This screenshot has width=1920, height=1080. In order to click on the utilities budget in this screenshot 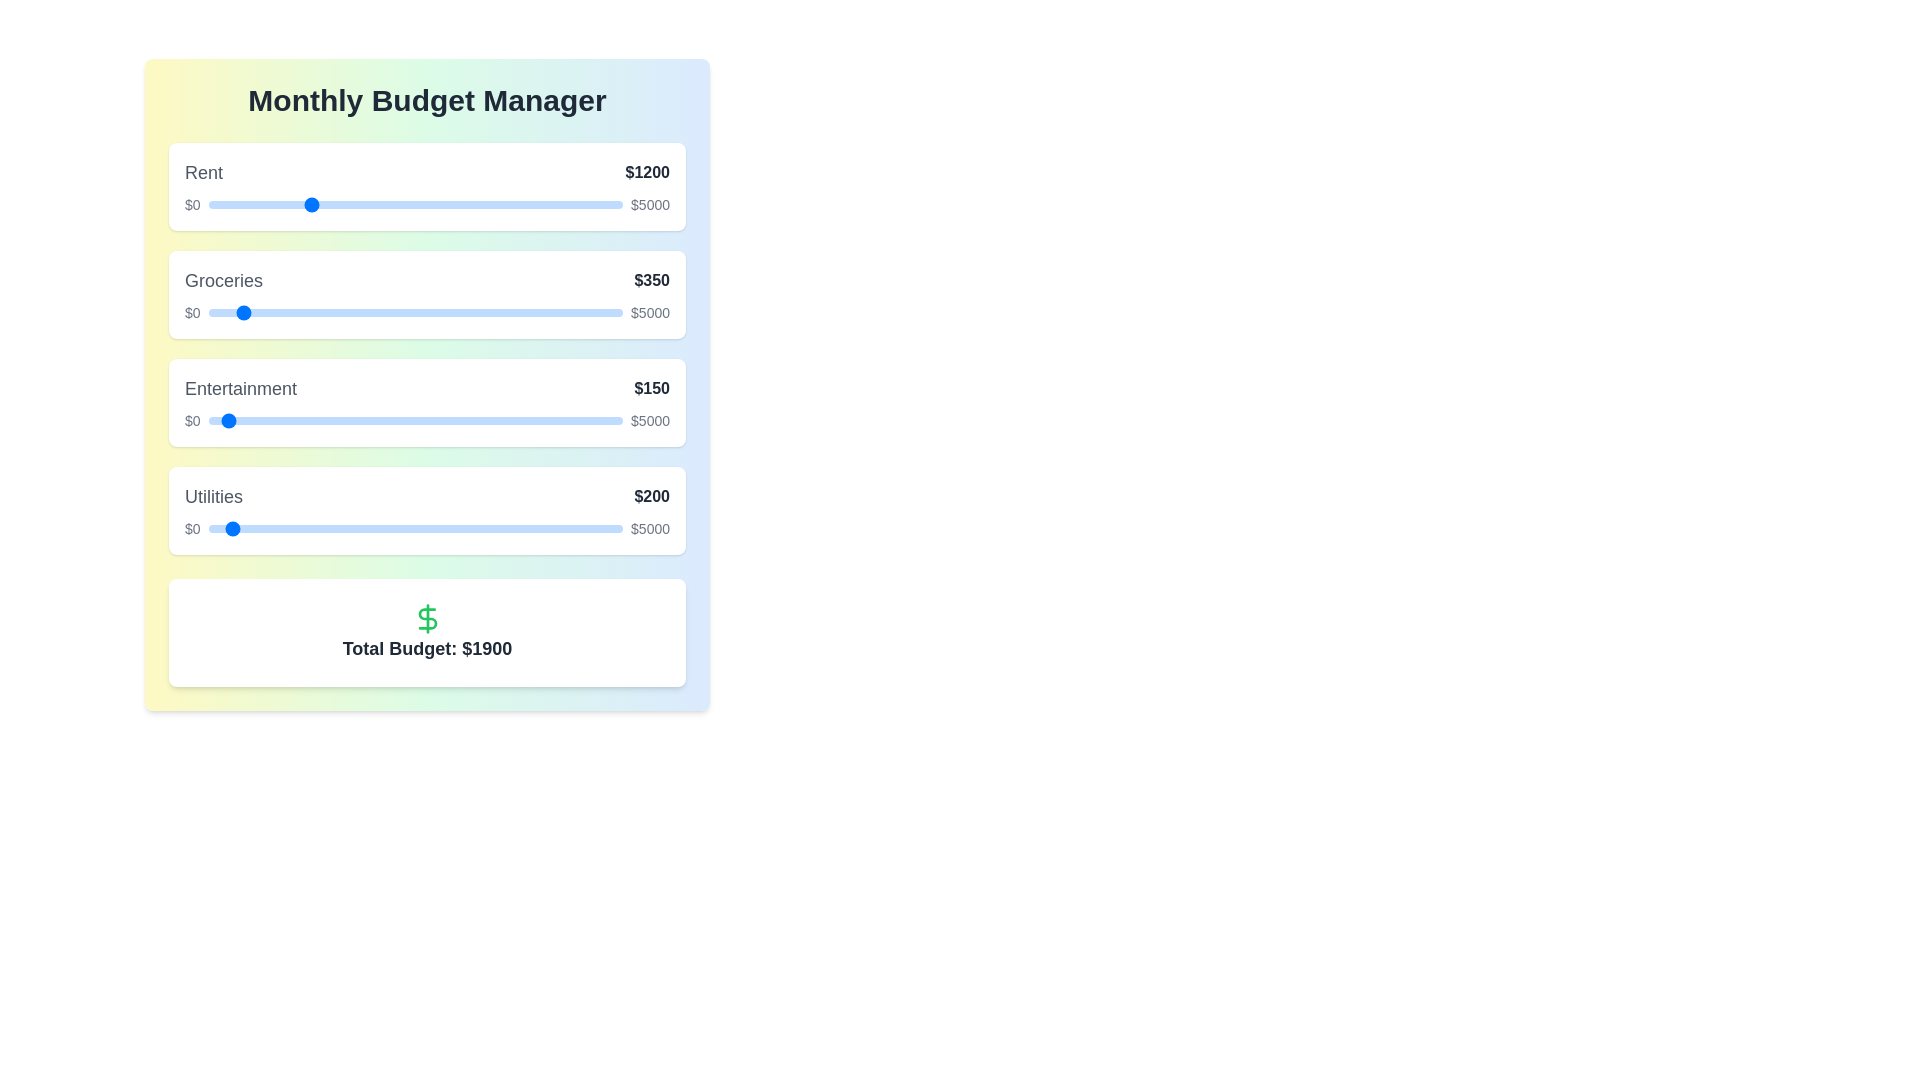, I will do `click(515, 527)`.